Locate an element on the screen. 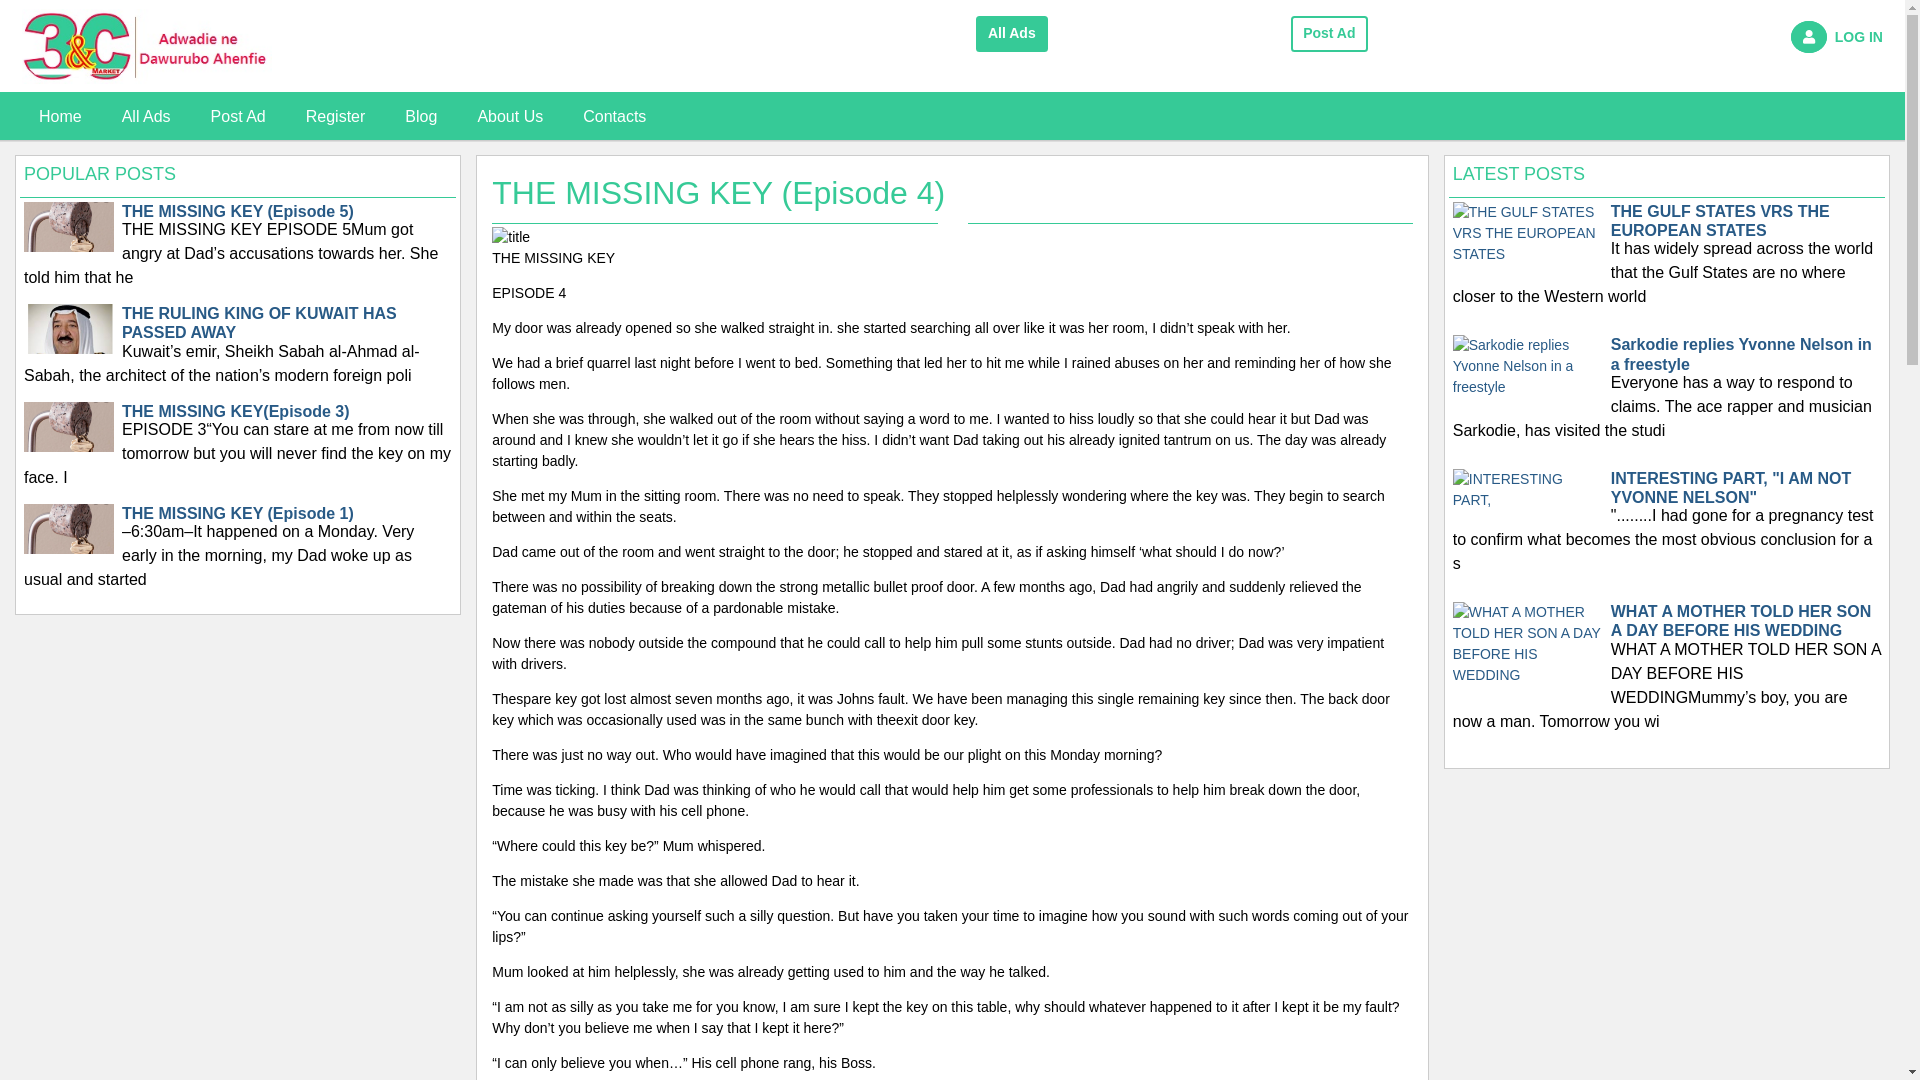  'INTERESTING PART, ' is located at coordinates (1526, 489).